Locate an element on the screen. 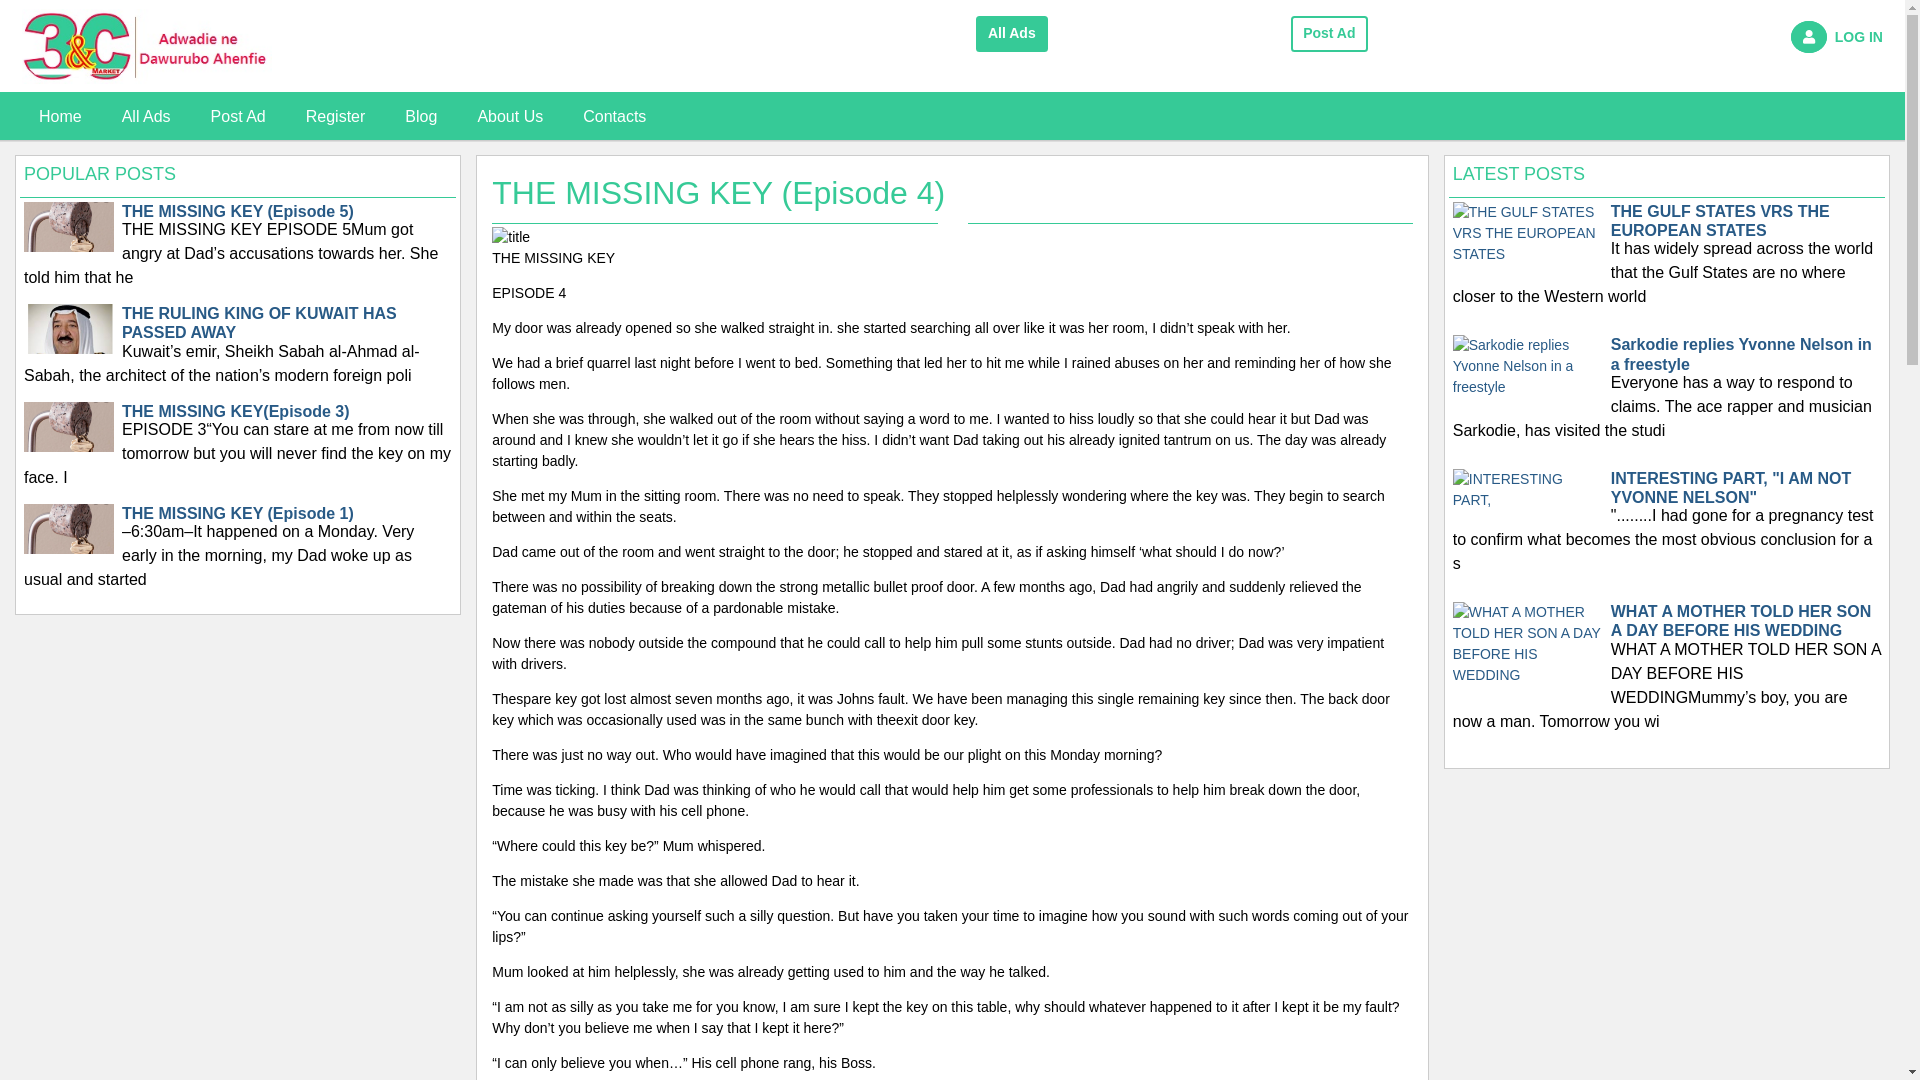  'INTERESTING PART, ' is located at coordinates (1526, 489).